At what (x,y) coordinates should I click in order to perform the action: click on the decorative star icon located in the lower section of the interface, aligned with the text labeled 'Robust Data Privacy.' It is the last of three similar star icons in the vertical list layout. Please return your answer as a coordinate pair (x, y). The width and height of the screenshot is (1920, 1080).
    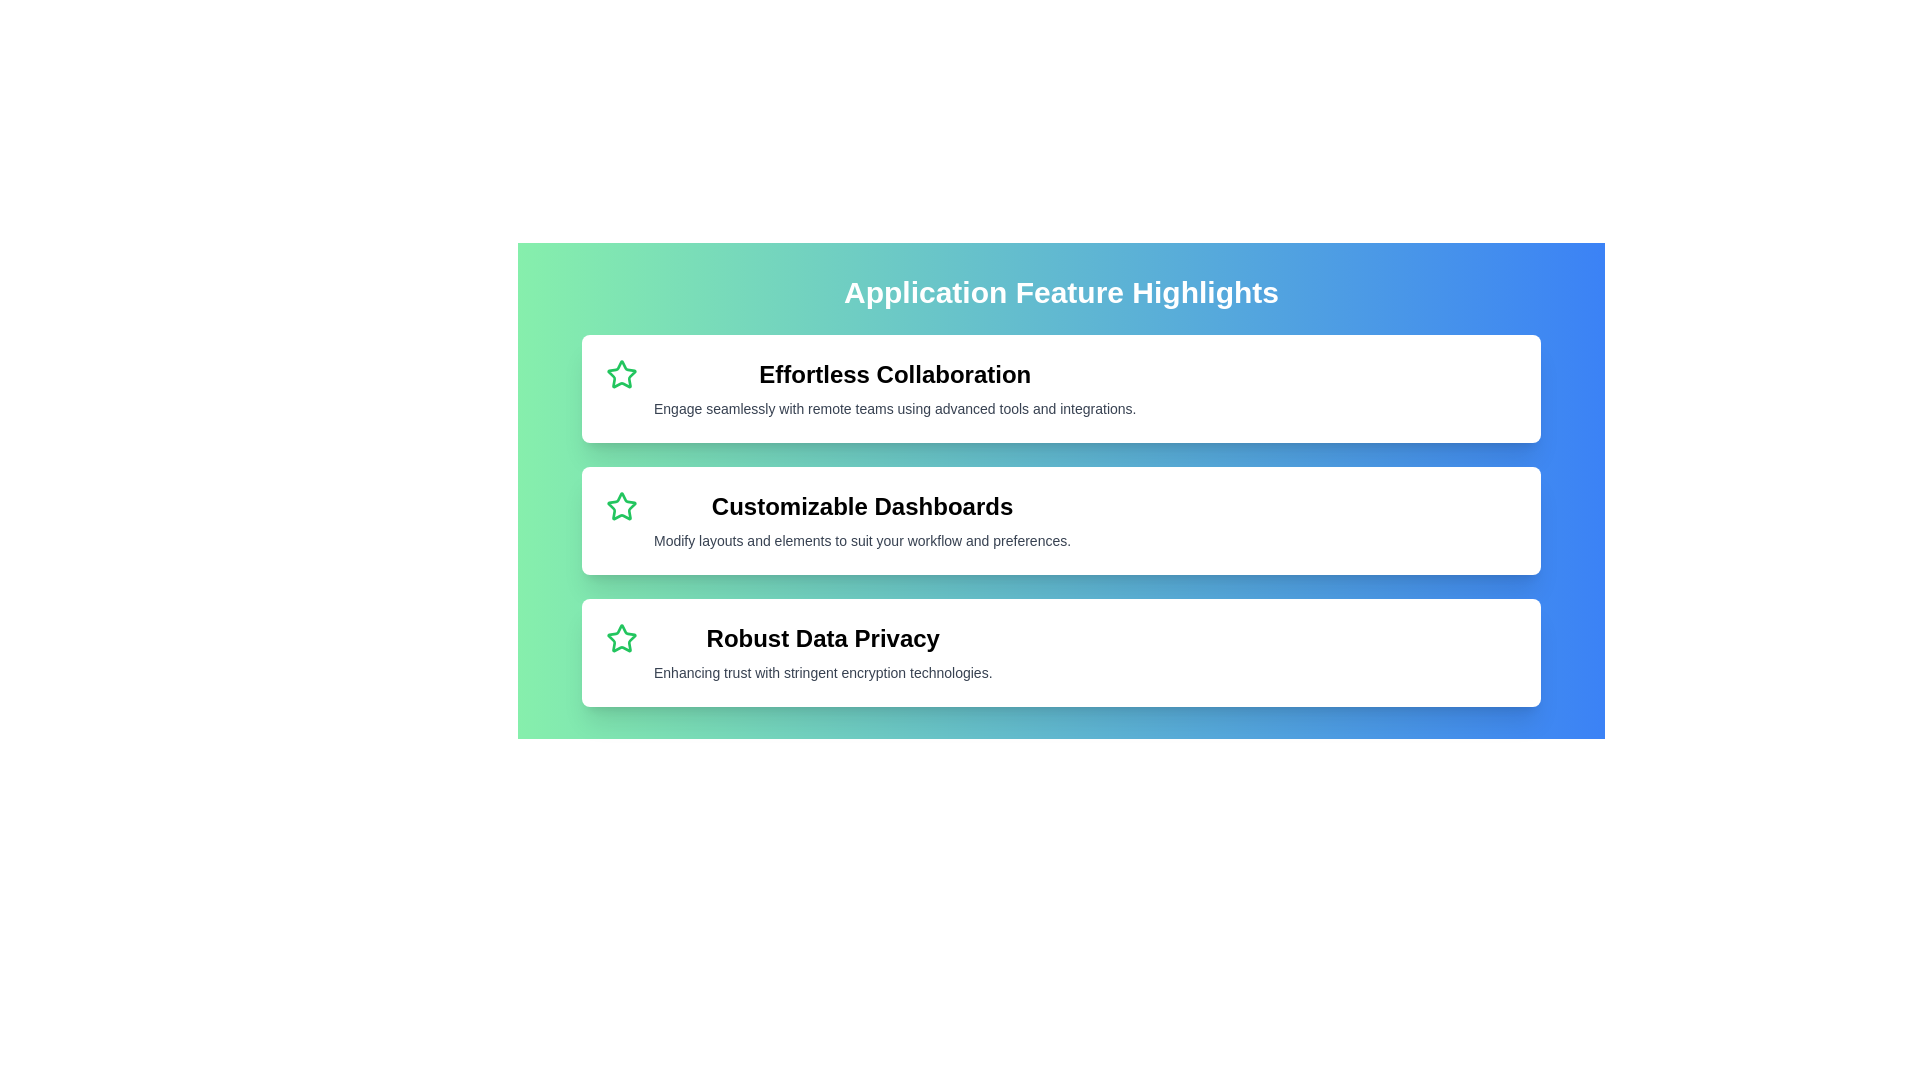
    Looking at the image, I should click on (621, 638).